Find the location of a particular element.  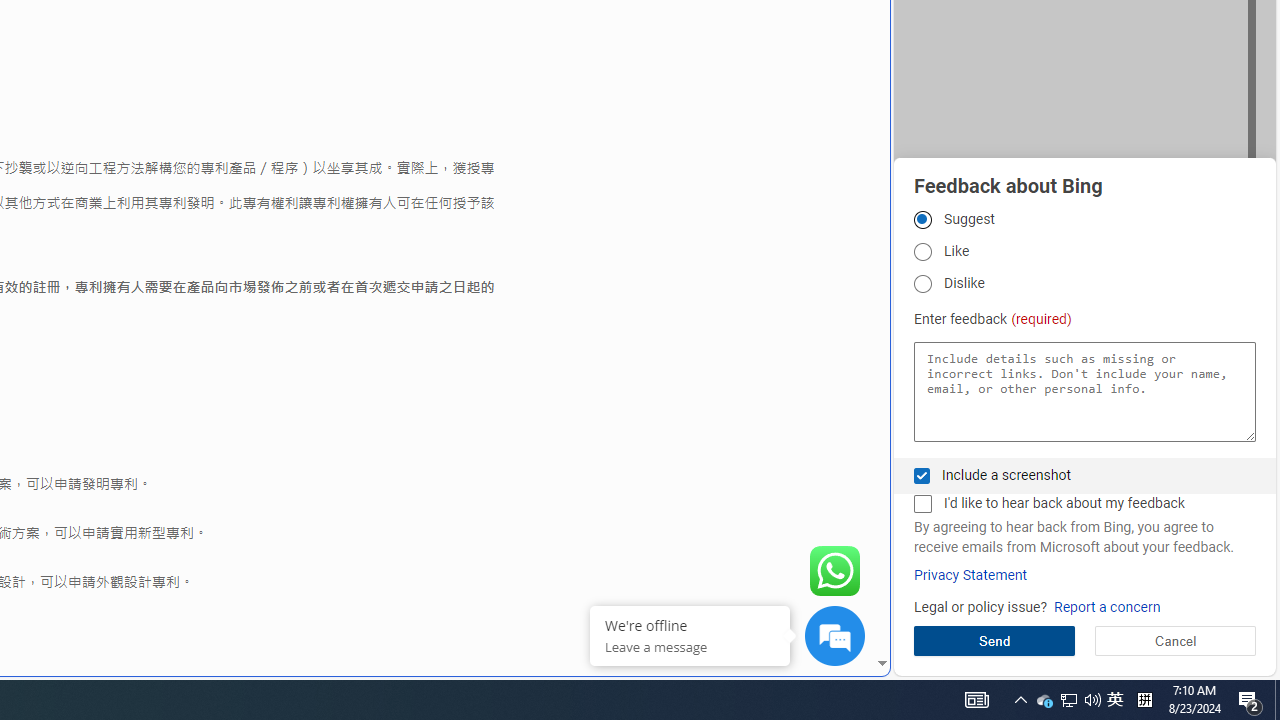

'I' is located at coordinates (921, 502).